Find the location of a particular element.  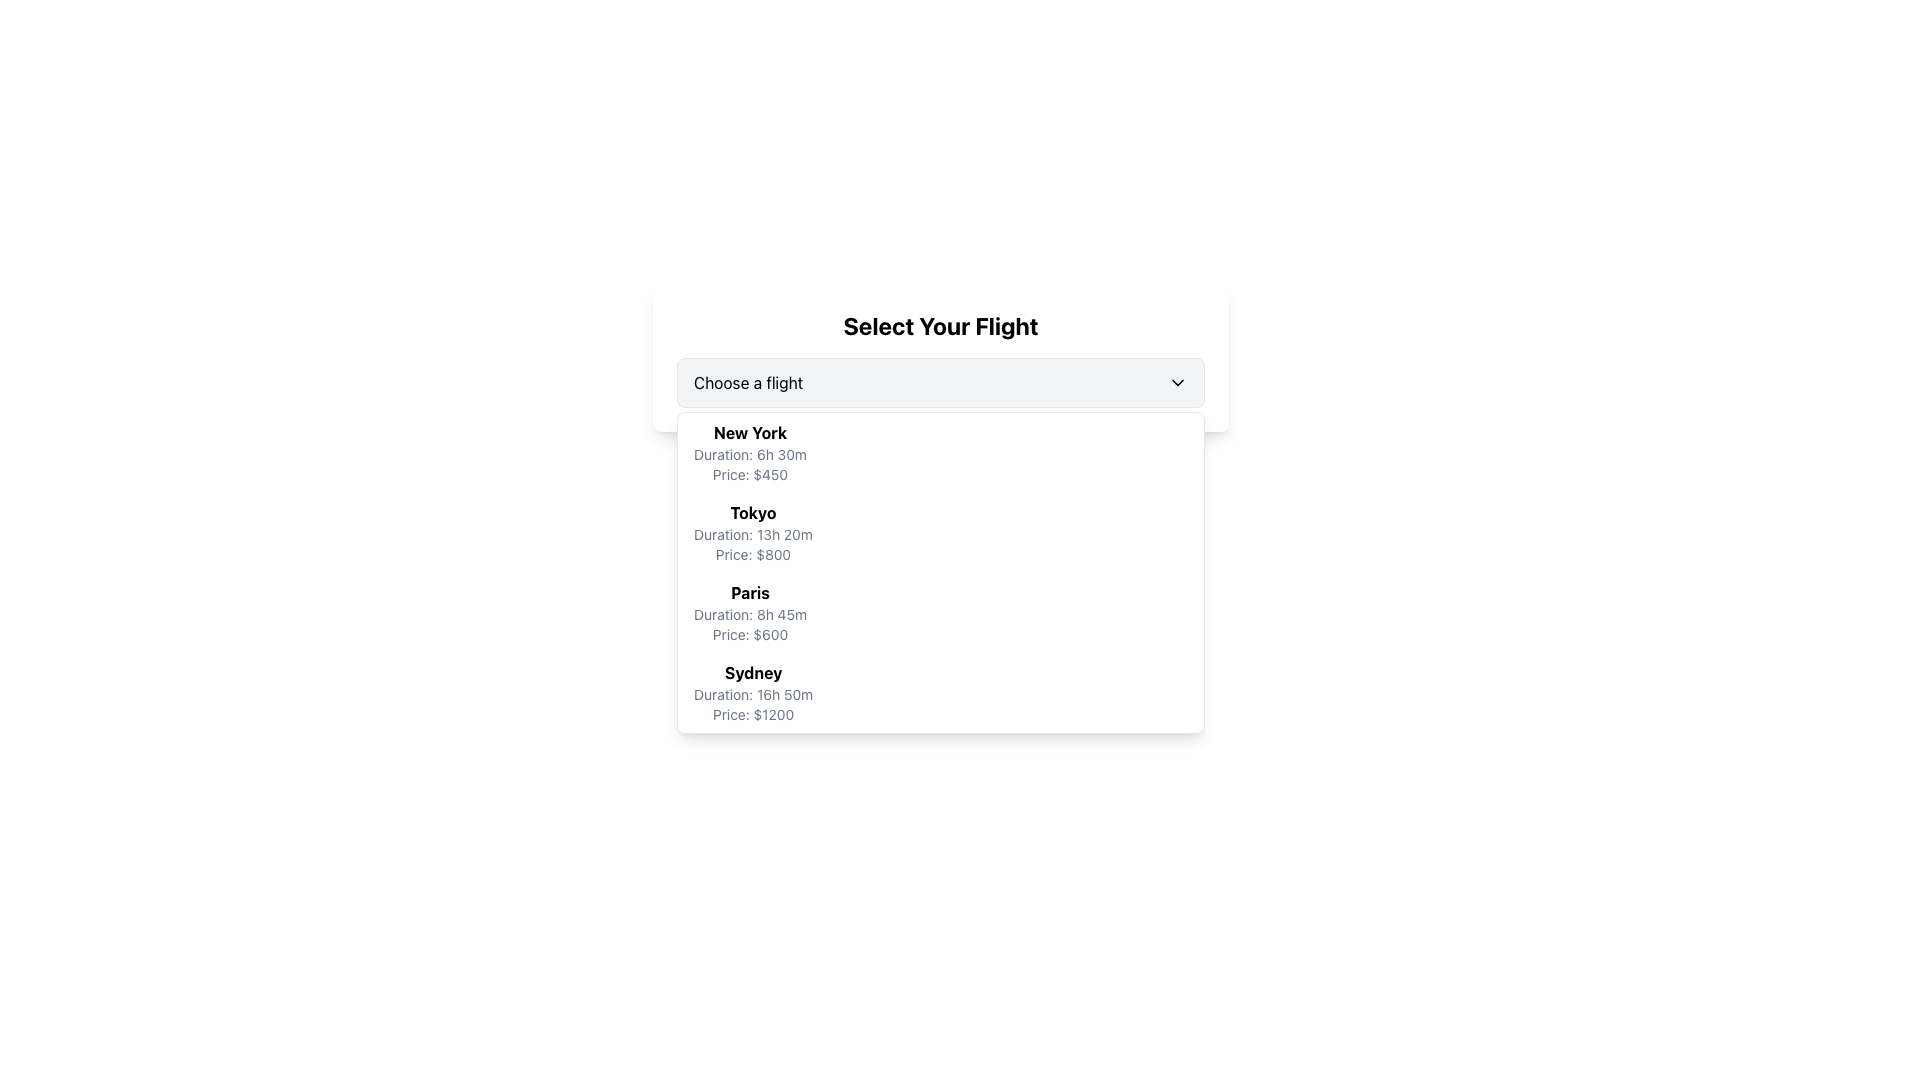

the informational list item for the flight option located between the entries for 'Tokyo' and 'Sydney' is located at coordinates (749, 612).